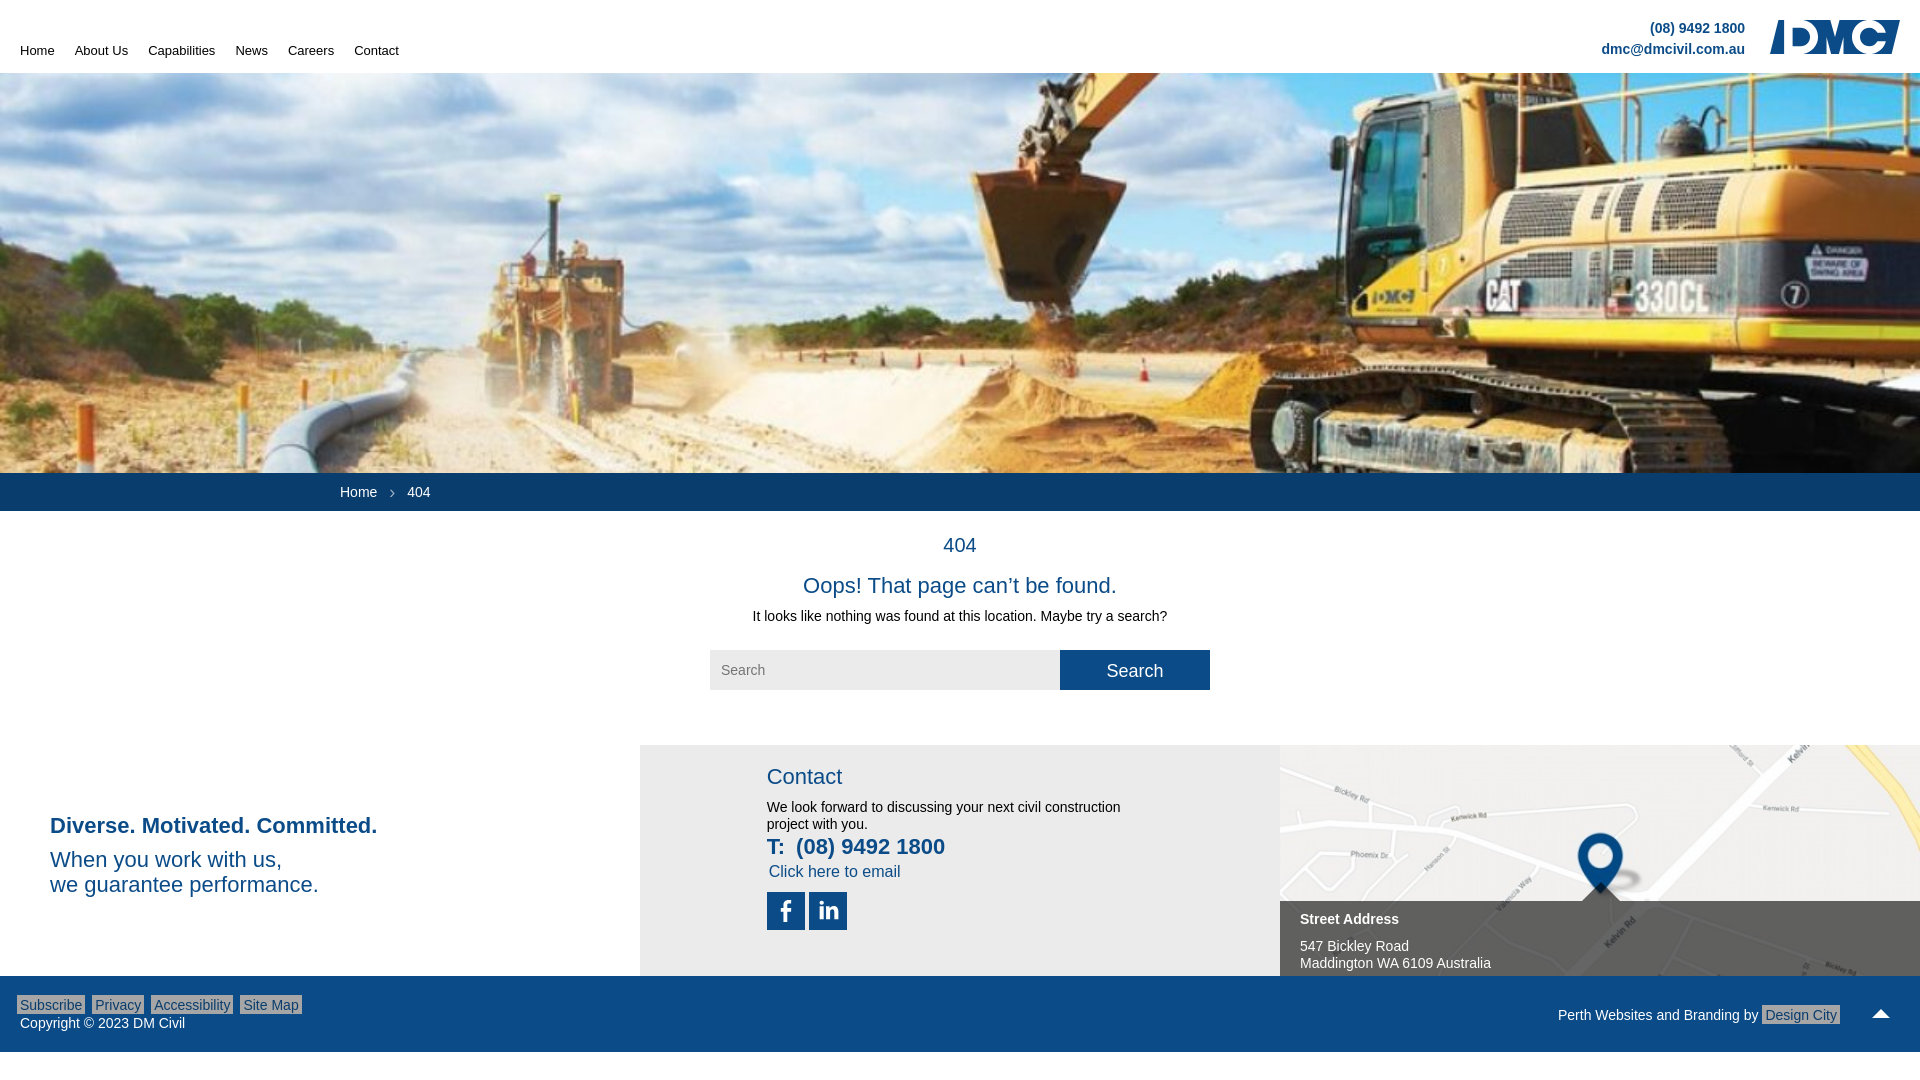 The height and width of the screenshot is (1080, 1920). Describe the element at coordinates (149, 1004) in the screenshot. I see `'Accessibility'` at that location.